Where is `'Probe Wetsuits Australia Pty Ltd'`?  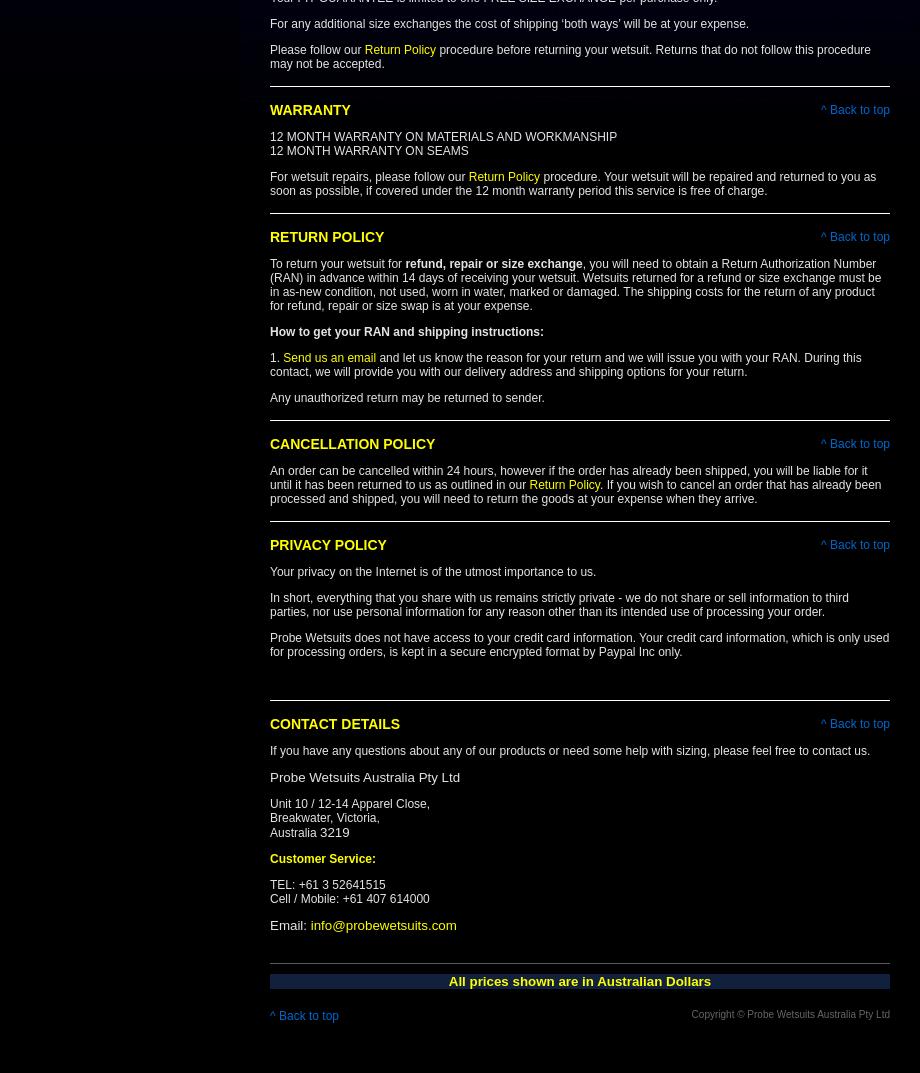
'Probe Wetsuits Australia Pty Ltd' is located at coordinates (270, 777).